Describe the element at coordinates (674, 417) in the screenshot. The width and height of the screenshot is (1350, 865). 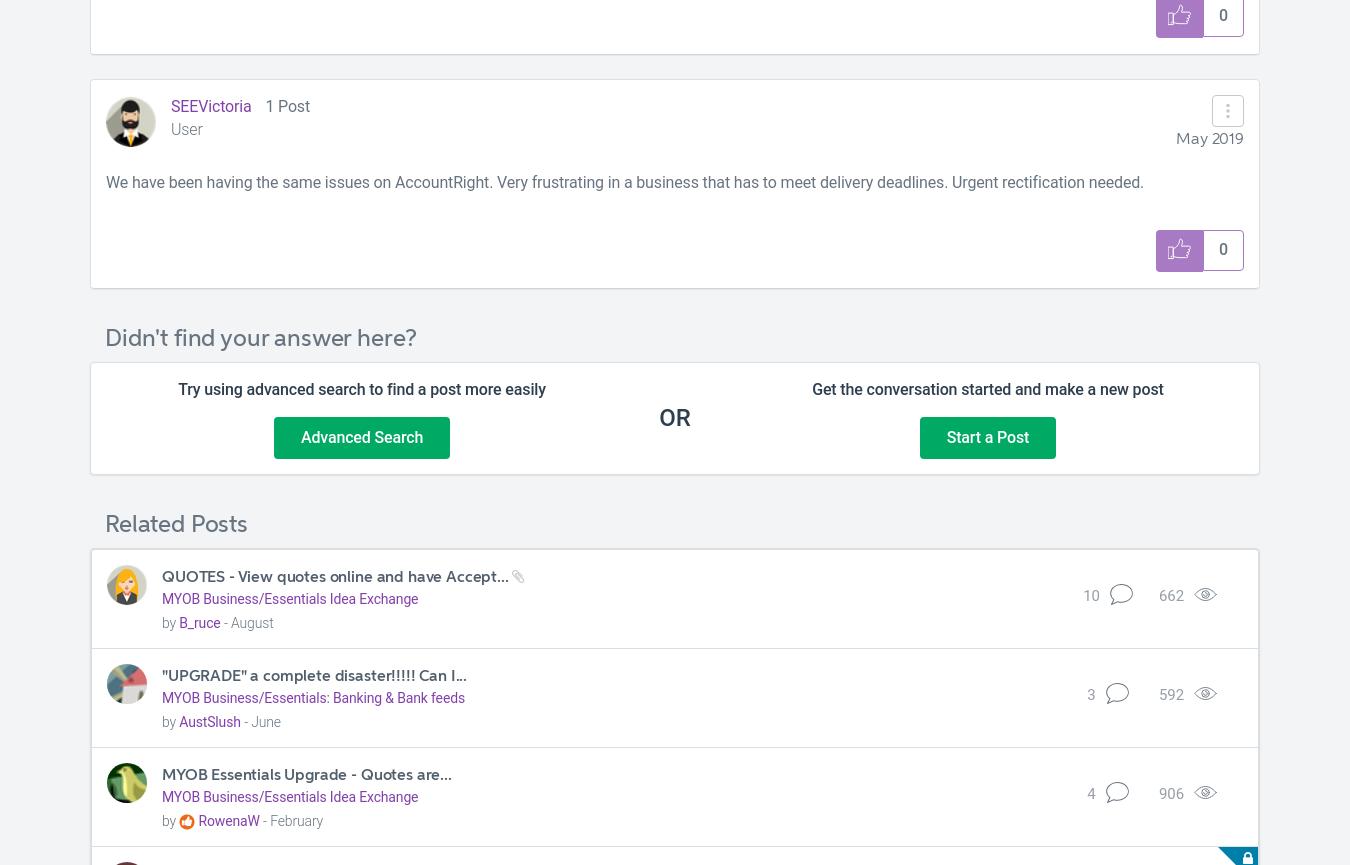
I see `'or'` at that location.